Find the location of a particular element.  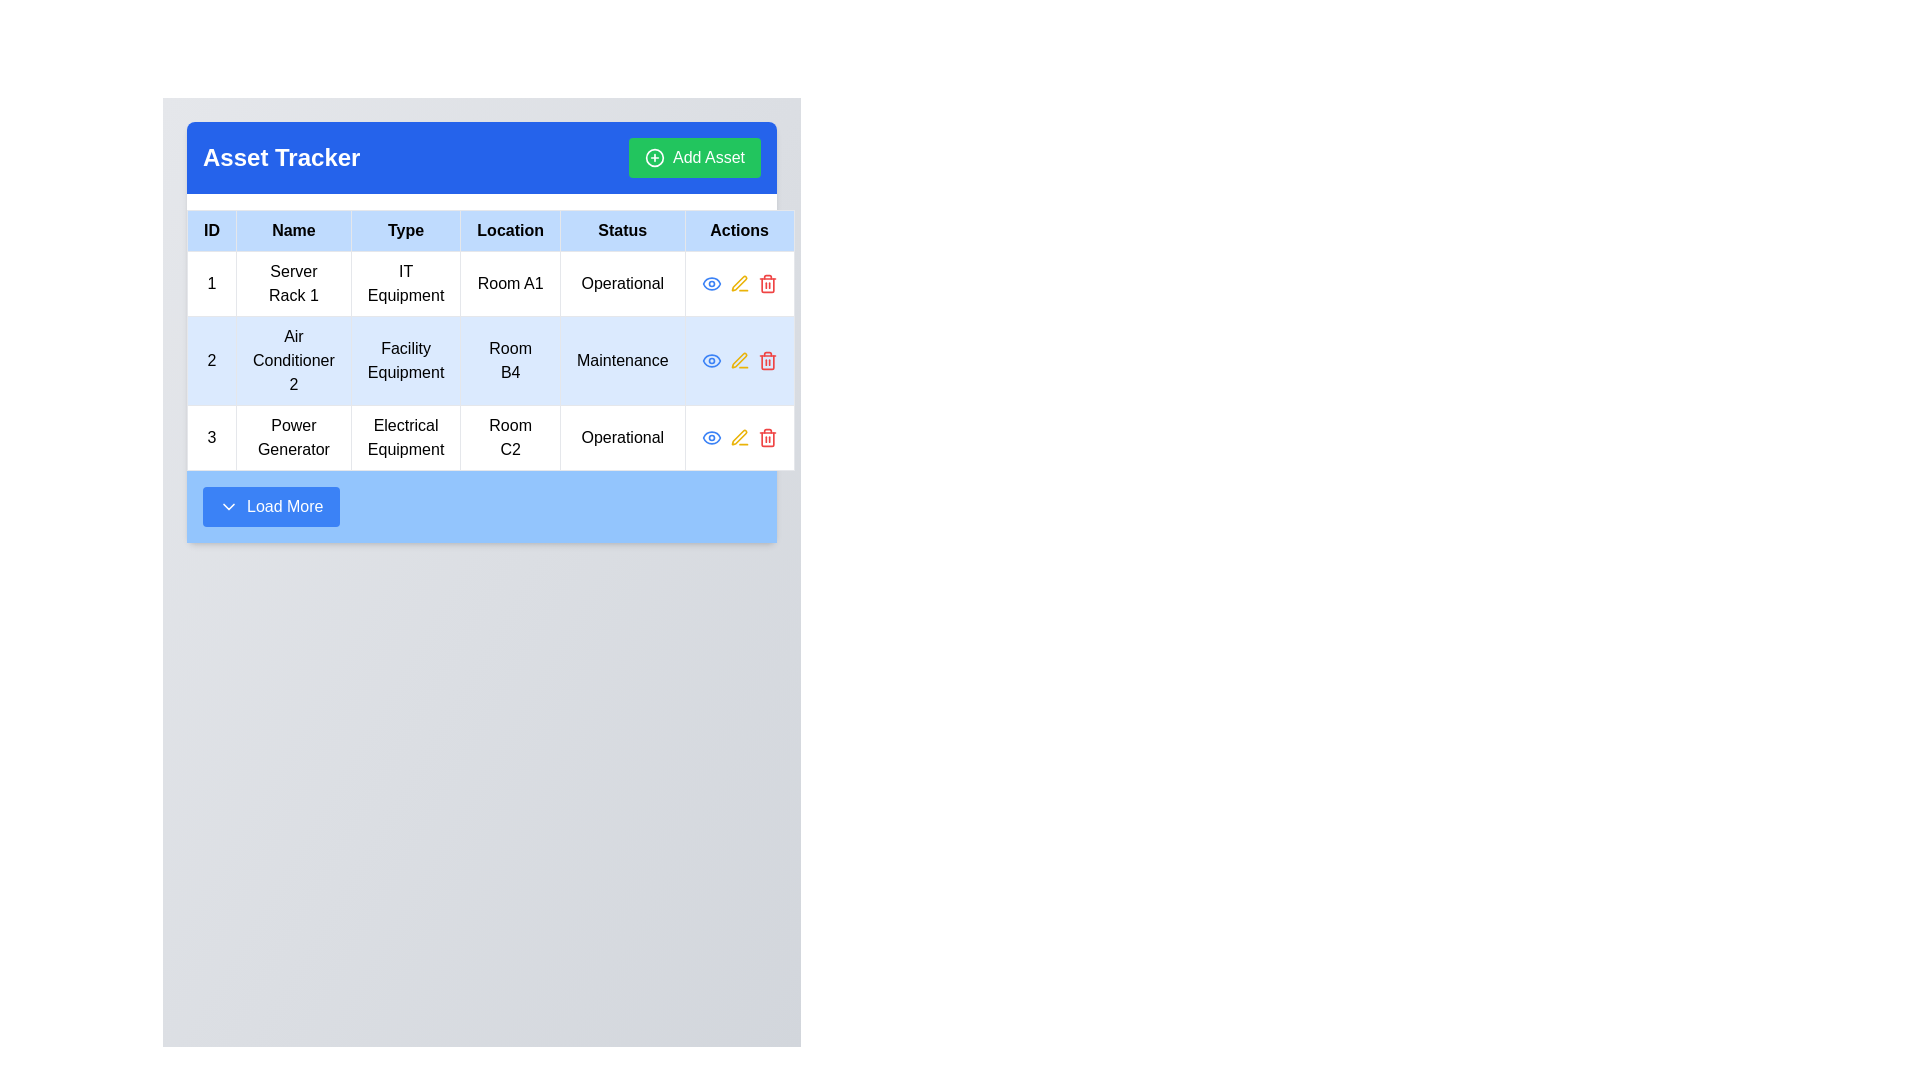

the yellow pen icon in the 'Actions' column of the second row of the table is located at coordinates (738, 361).